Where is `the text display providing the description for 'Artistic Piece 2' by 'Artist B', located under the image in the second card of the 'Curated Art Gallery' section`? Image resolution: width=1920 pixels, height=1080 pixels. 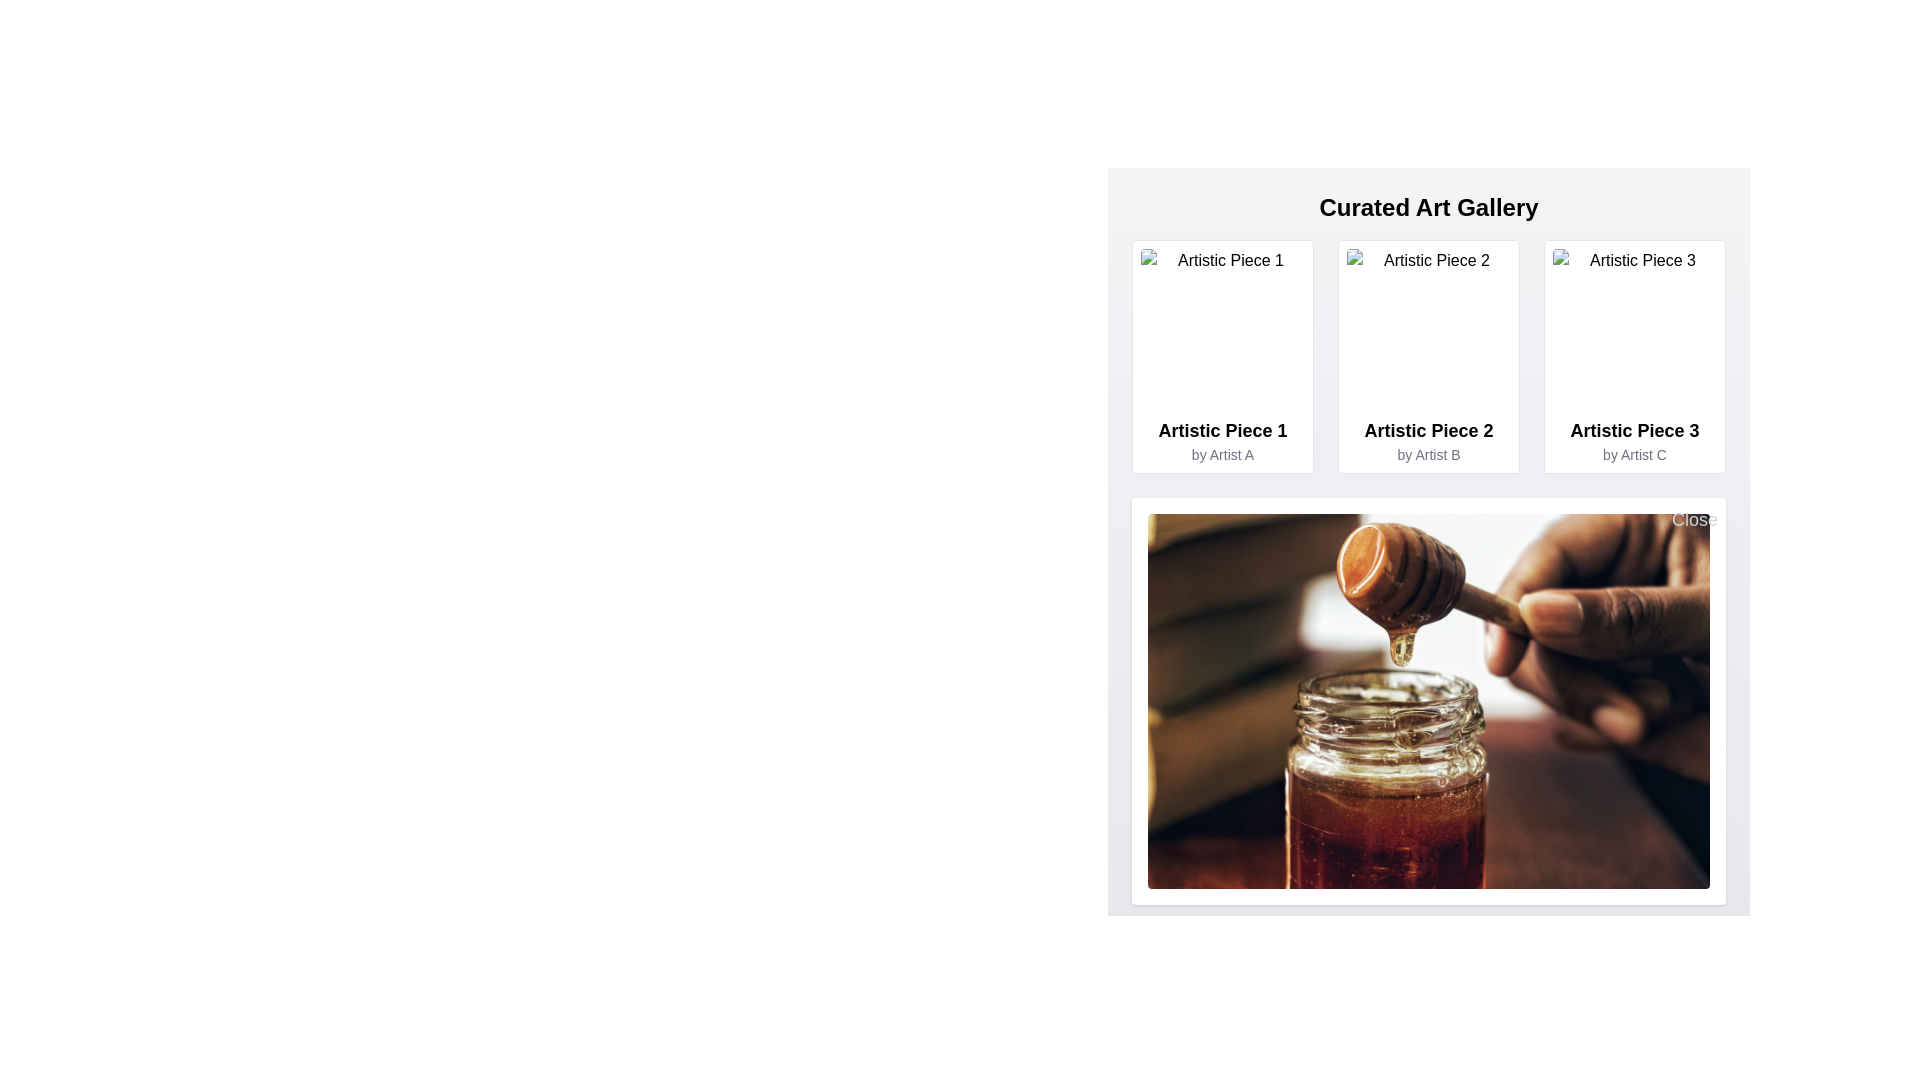 the text display providing the description for 'Artistic Piece 2' by 'Artist B', located under the image in the second card of the 'Curated Art Gallery' section is located at coordinates (1428, 439).